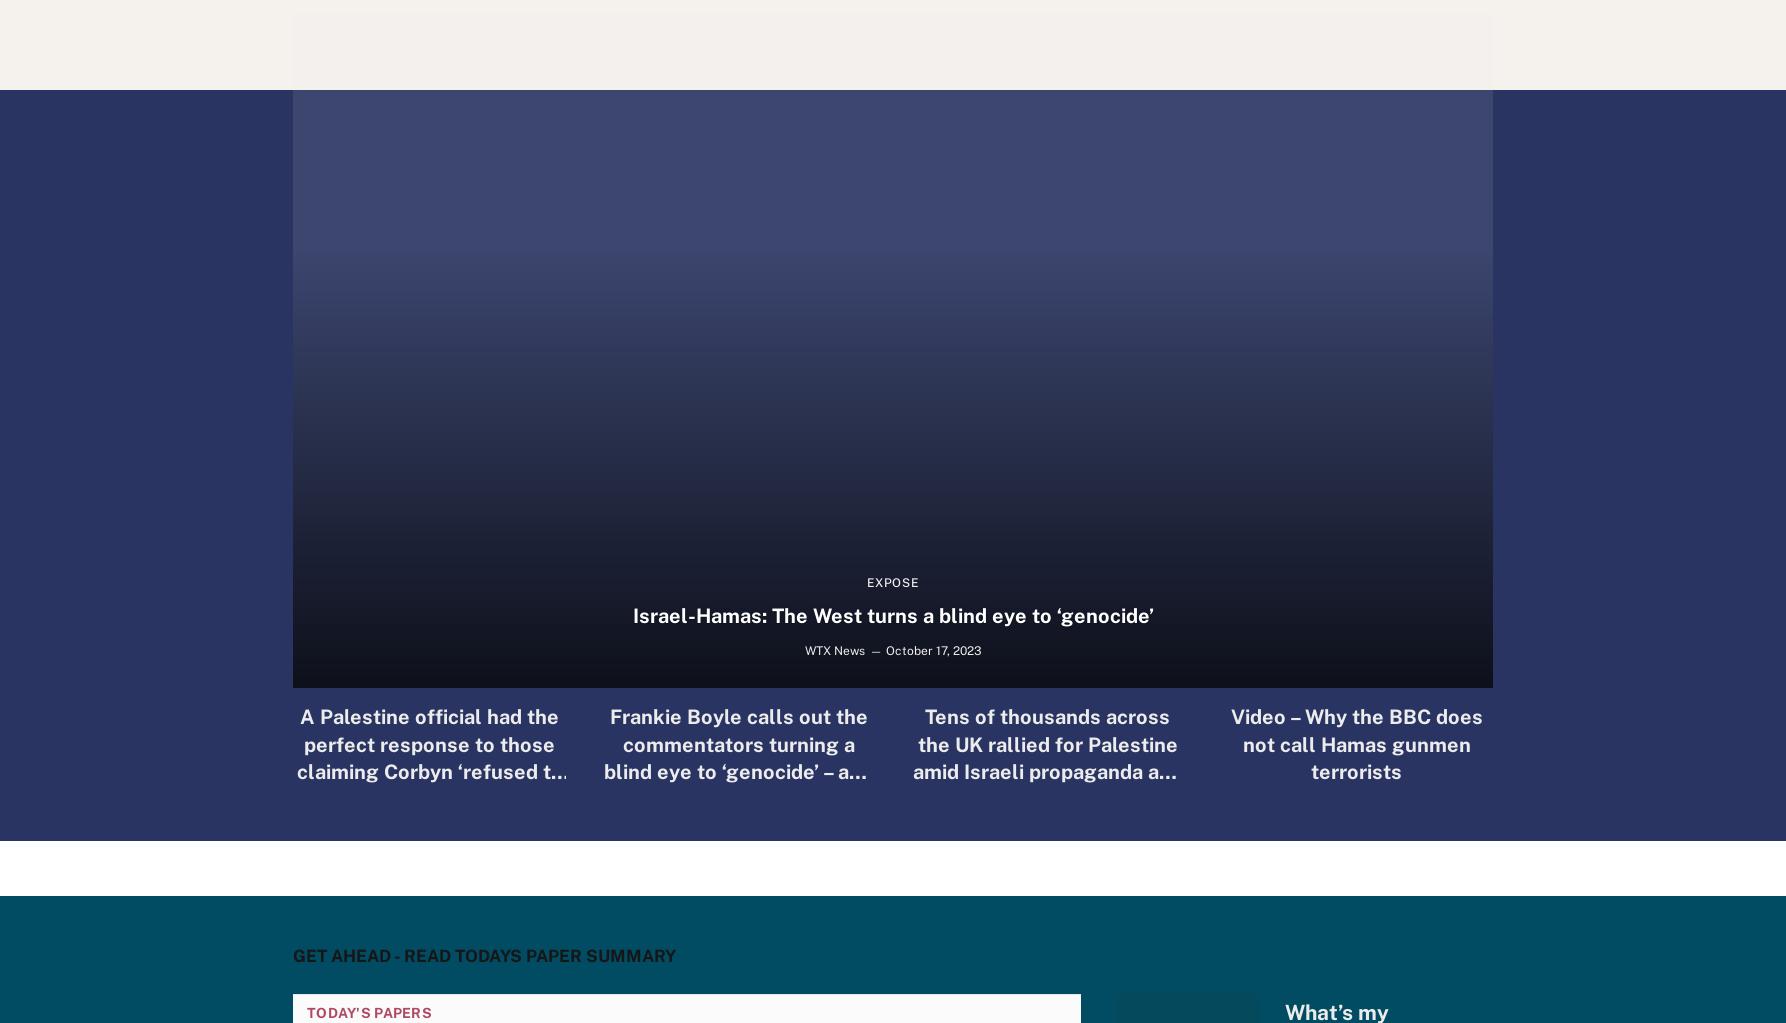 This screenshot has width=1786, height=1023. What do you see at coordinates (891, 615) in the screenshot?
I see `'Israel-Hamas: The West turns a blind eye to ‘genocide’'` at bounding box center [891, 615].